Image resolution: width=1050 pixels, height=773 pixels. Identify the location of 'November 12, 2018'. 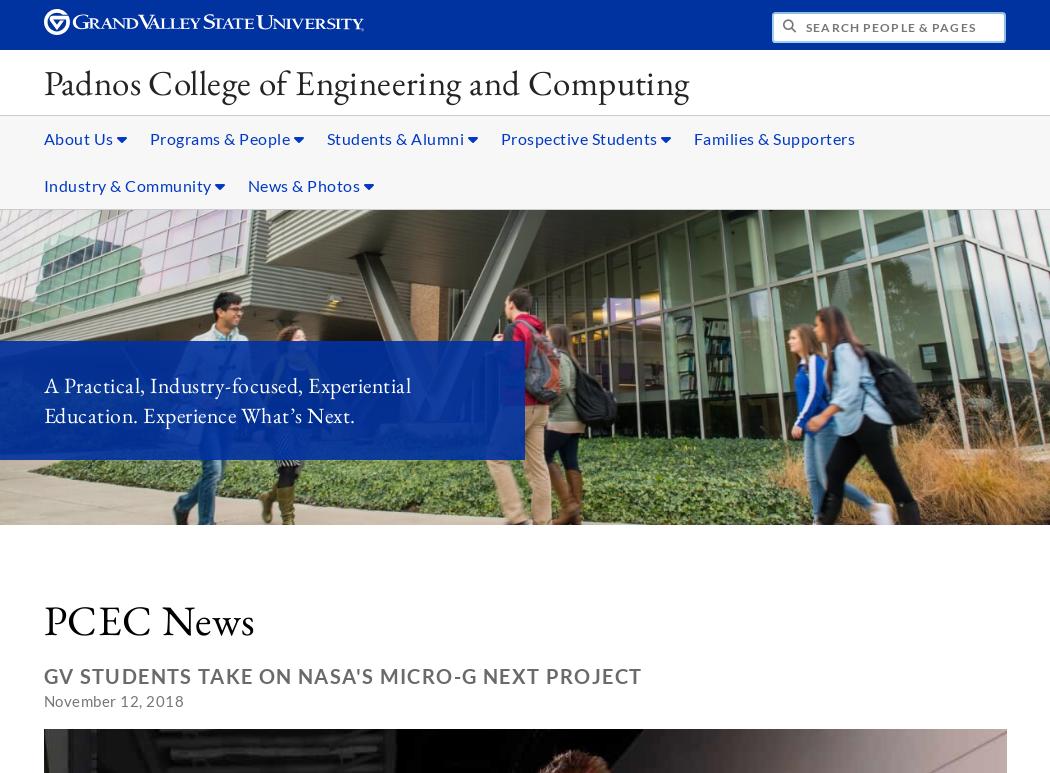
(112, 700).